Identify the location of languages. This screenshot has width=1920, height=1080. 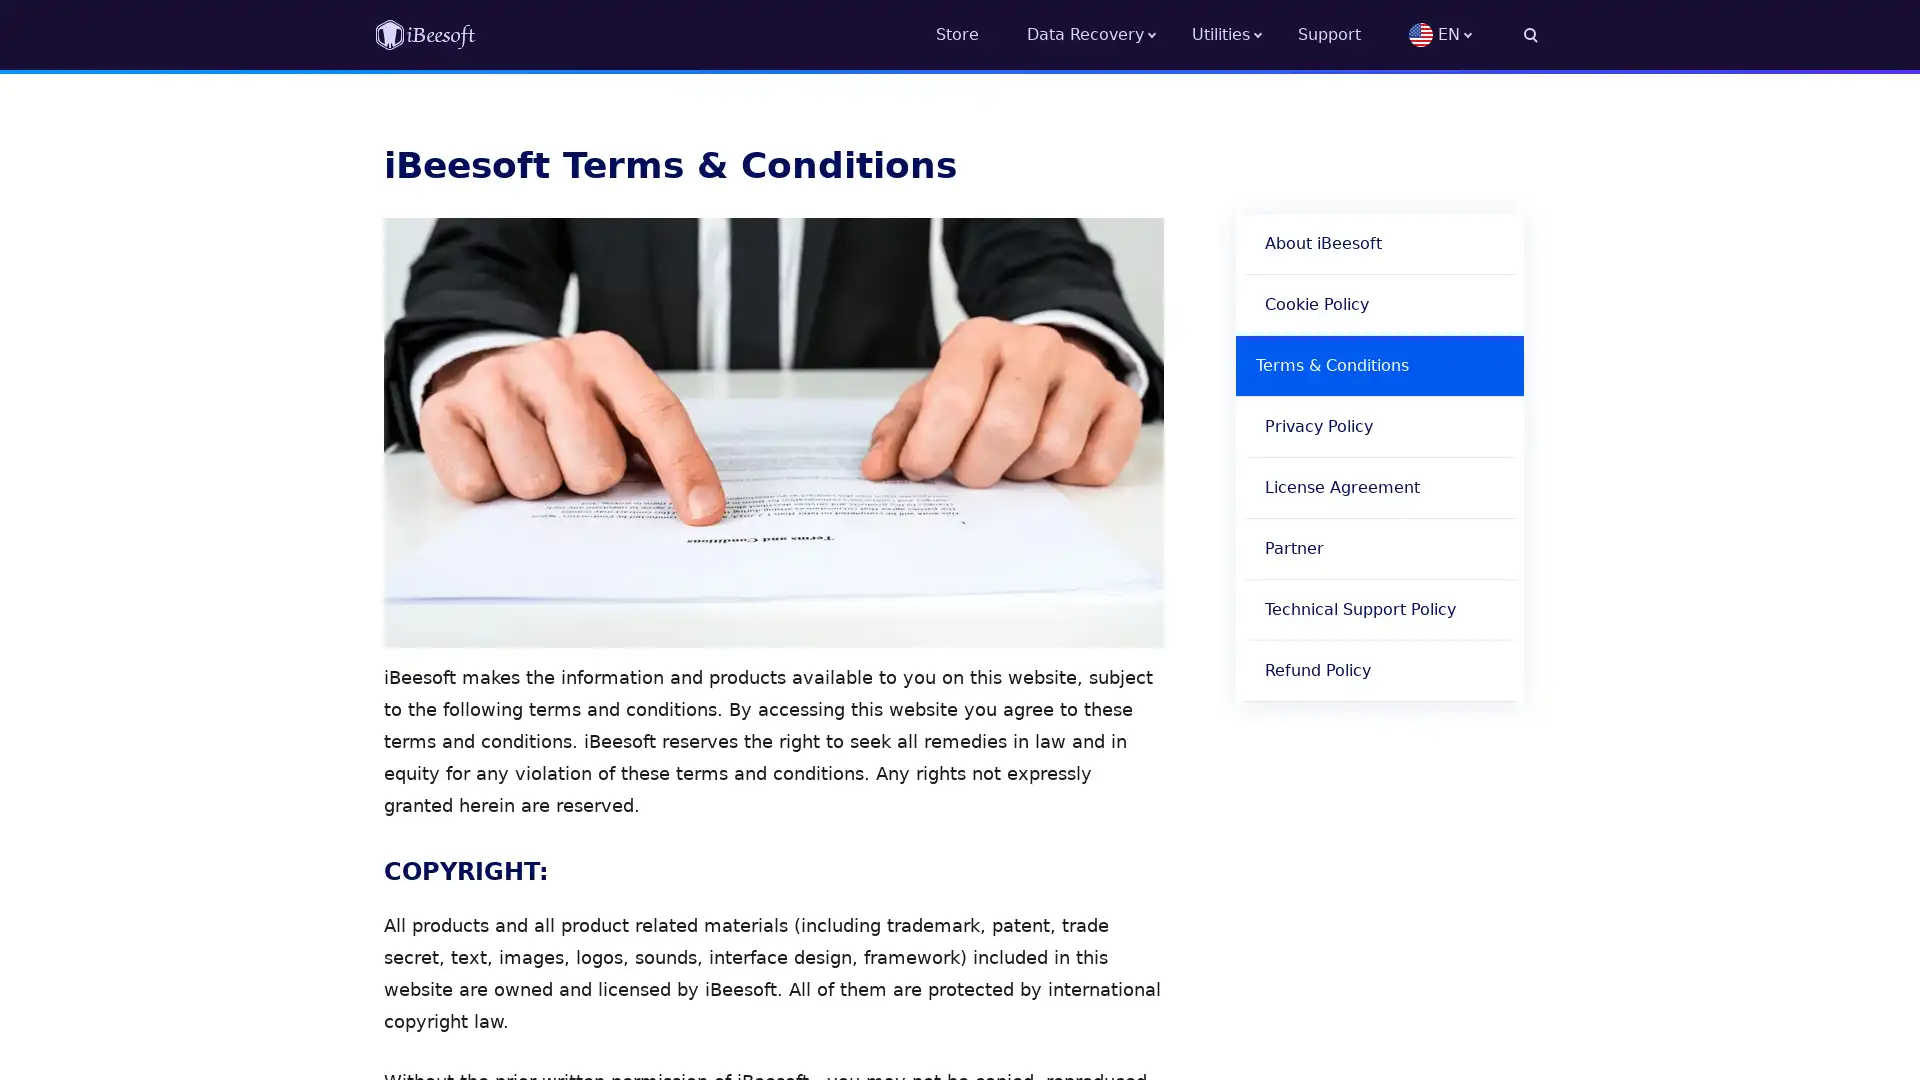
(1473, 34).